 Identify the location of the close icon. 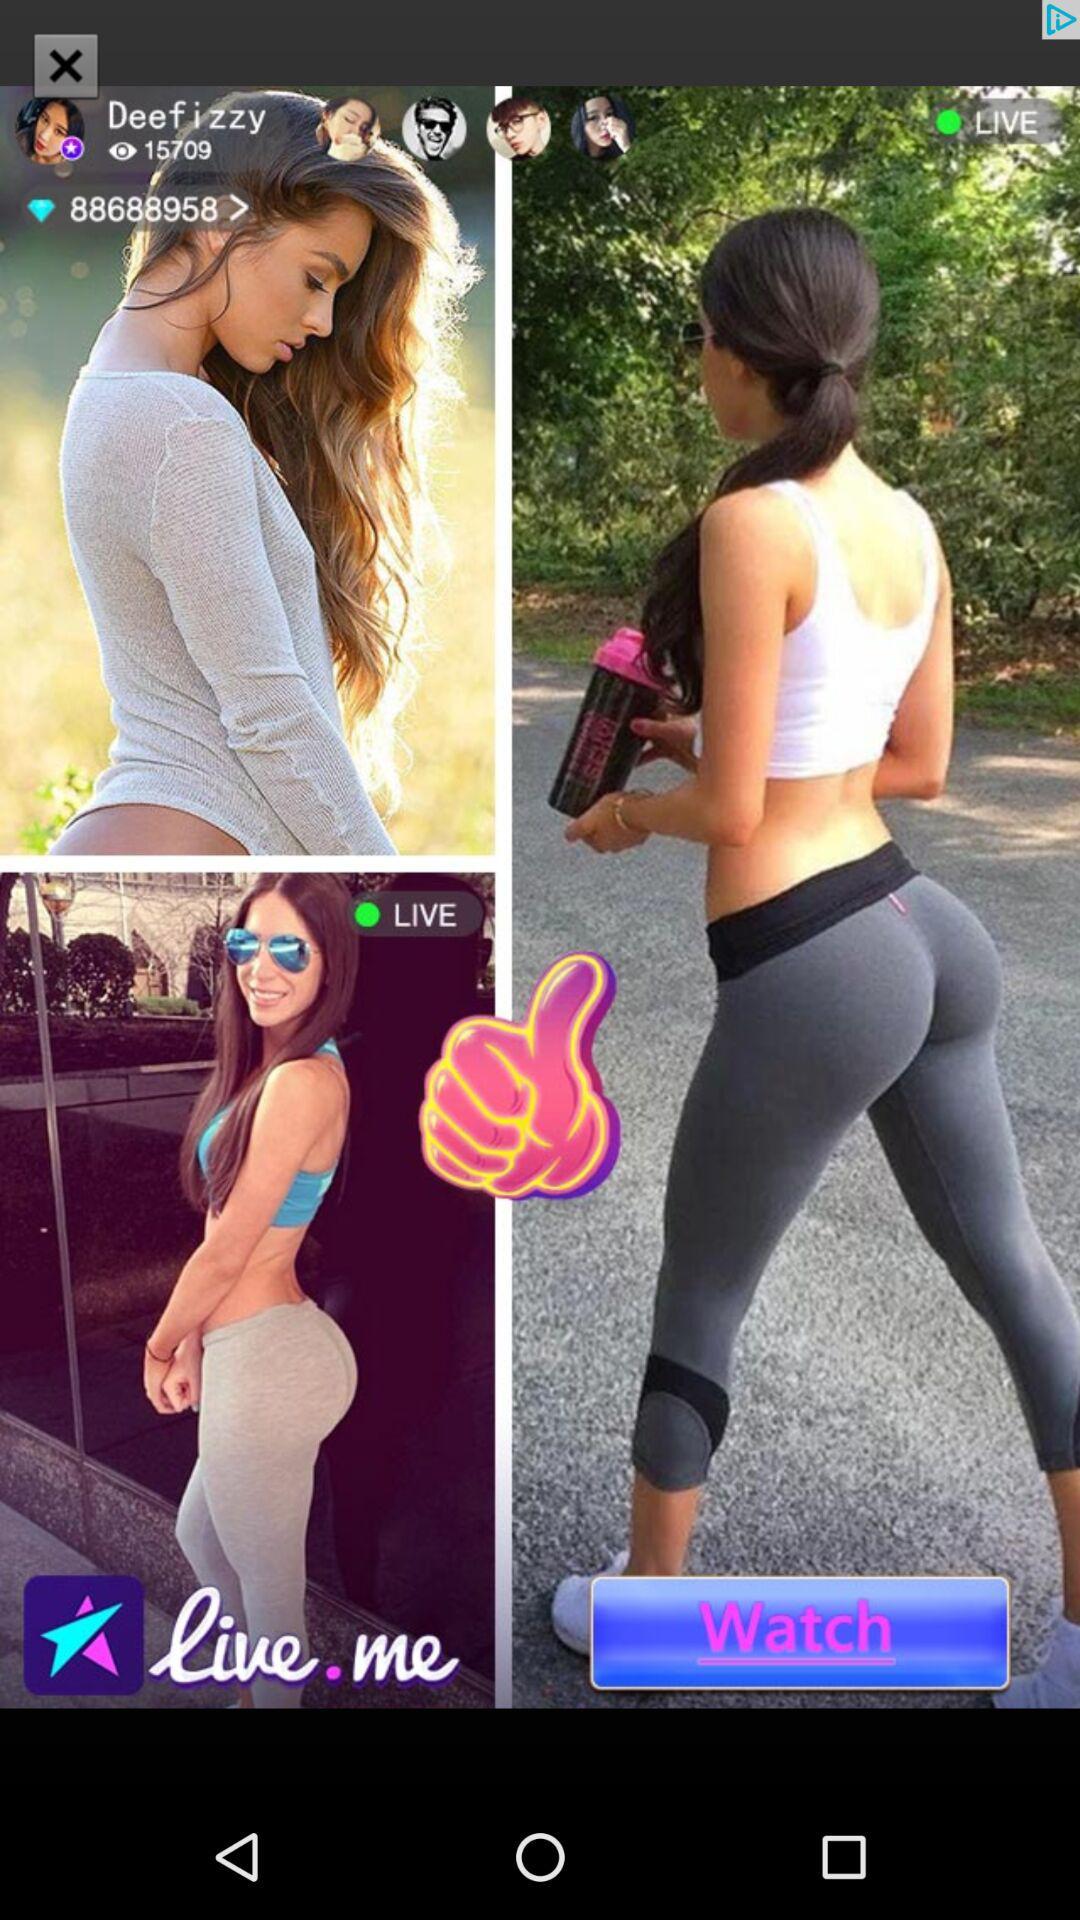
(64, 70).